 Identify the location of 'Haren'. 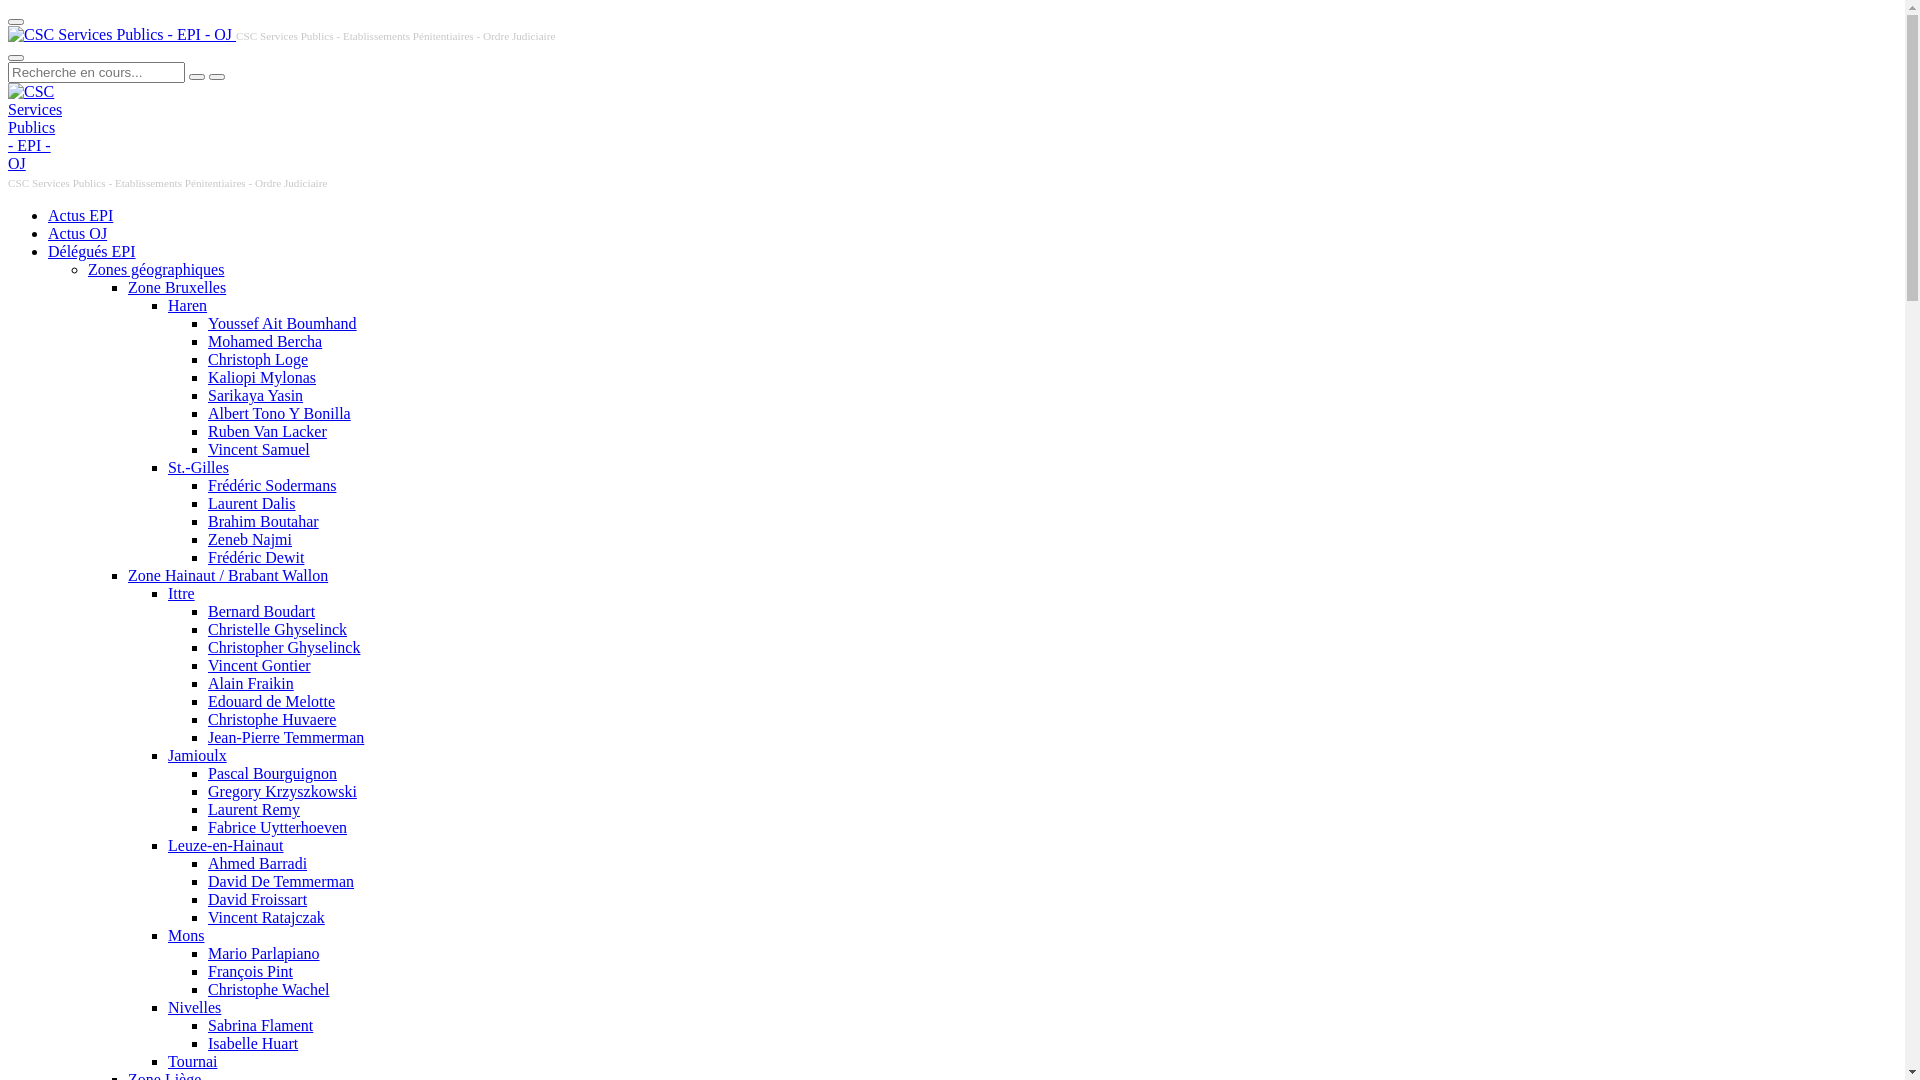
(187, 305).